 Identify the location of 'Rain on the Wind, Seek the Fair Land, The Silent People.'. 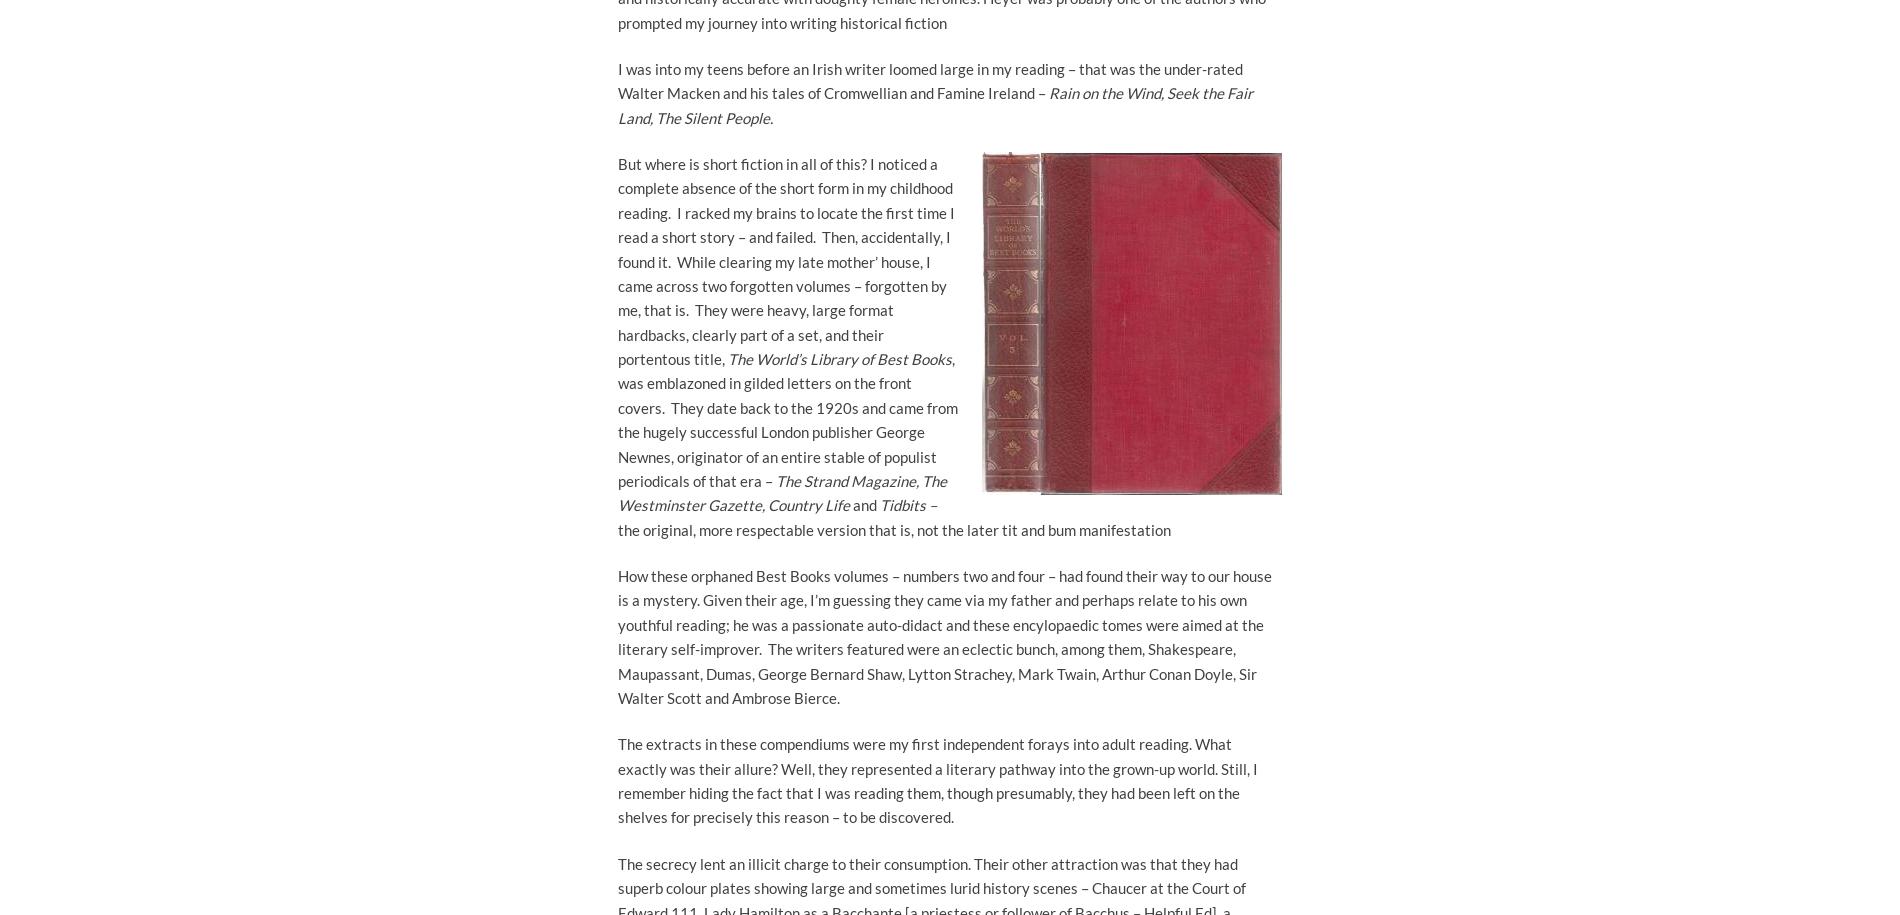
(618, 105).